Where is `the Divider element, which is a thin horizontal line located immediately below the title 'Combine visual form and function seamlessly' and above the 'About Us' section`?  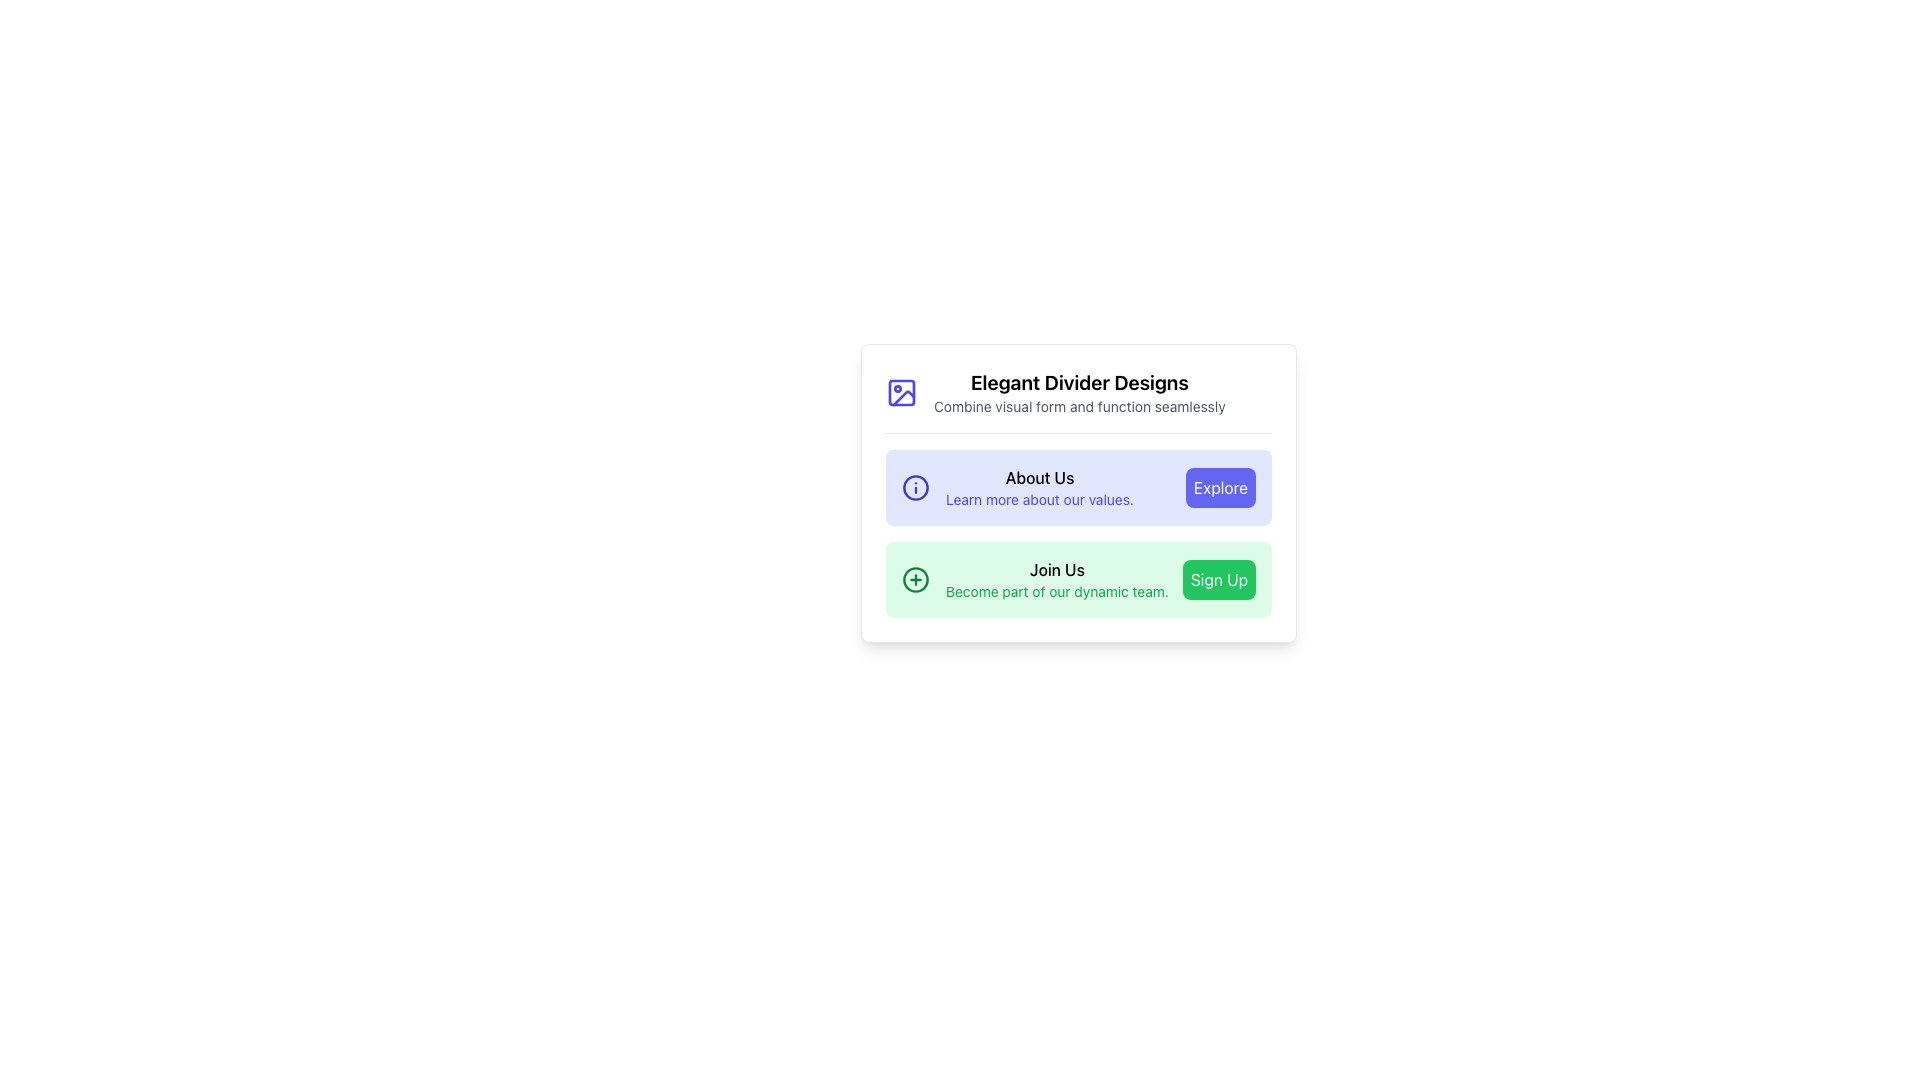
the Divider element, which is a thin horizontal line located immediately below the title 'Combine visual form and function seamlessly' and above the 'About Us' section is located at coordinates (1078, 431).